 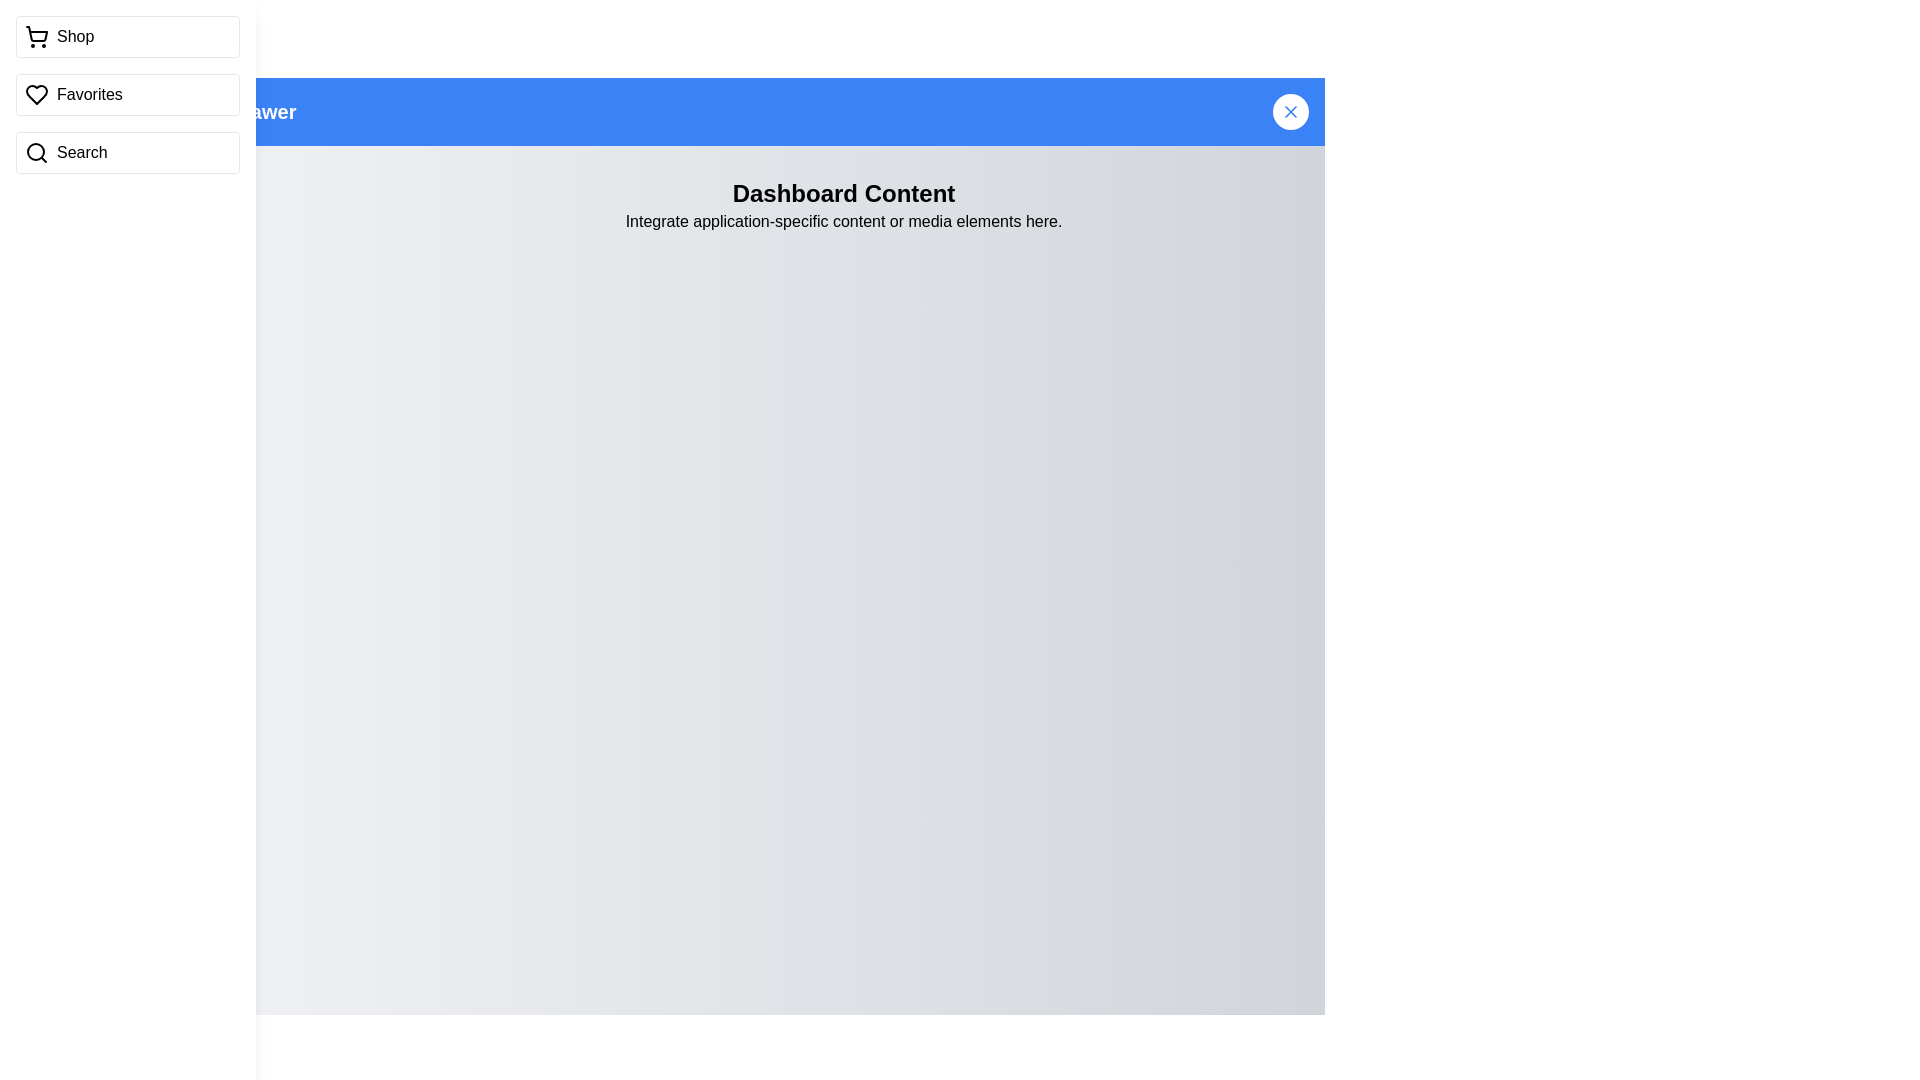 I want to click on the navigation button at the top of the vertical menu on the left side of the interface, so click(x=127, y=37).